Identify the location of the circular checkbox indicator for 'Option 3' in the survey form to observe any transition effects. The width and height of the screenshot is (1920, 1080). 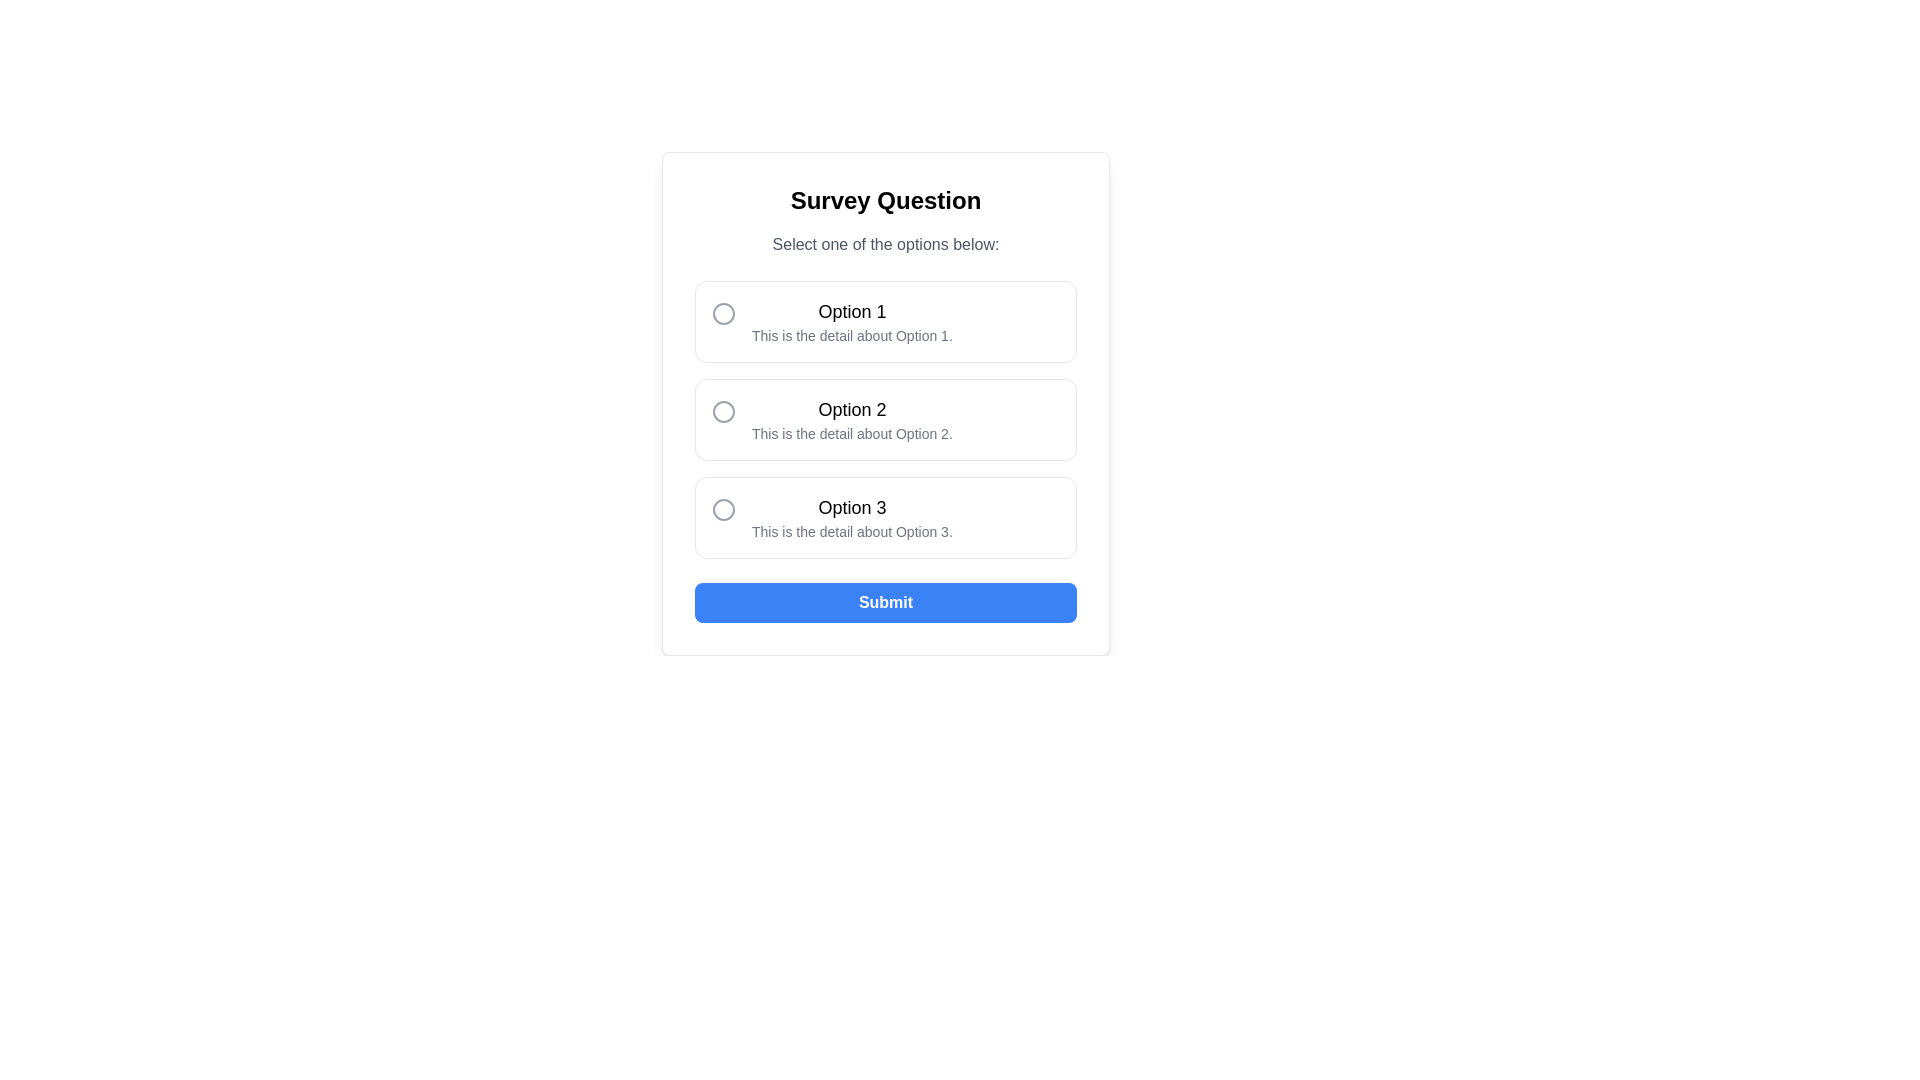
(723, 508).